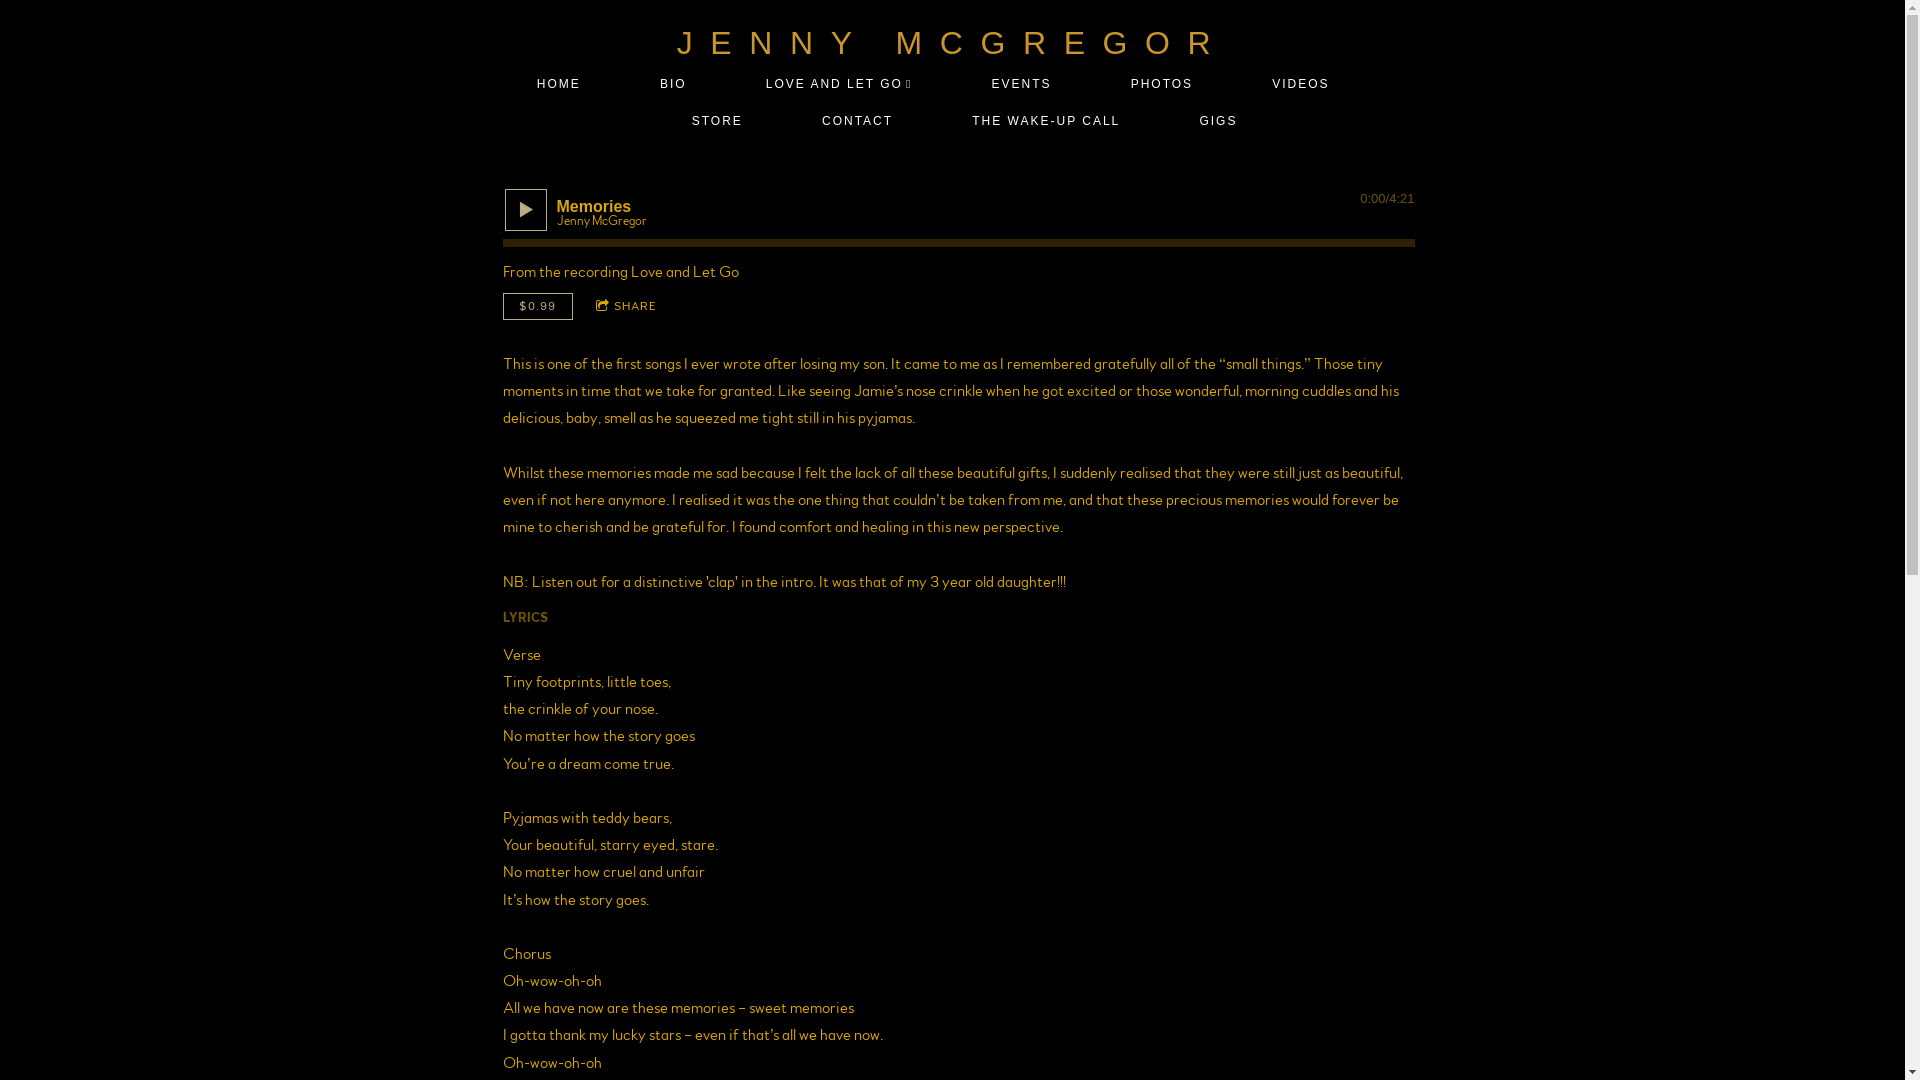 The width and height of the screenshot is (1920, 1080). What do you see at coordinates (625, 306) in the screenshot?
I see `'SHARE'` at bounding box center [625, 306].